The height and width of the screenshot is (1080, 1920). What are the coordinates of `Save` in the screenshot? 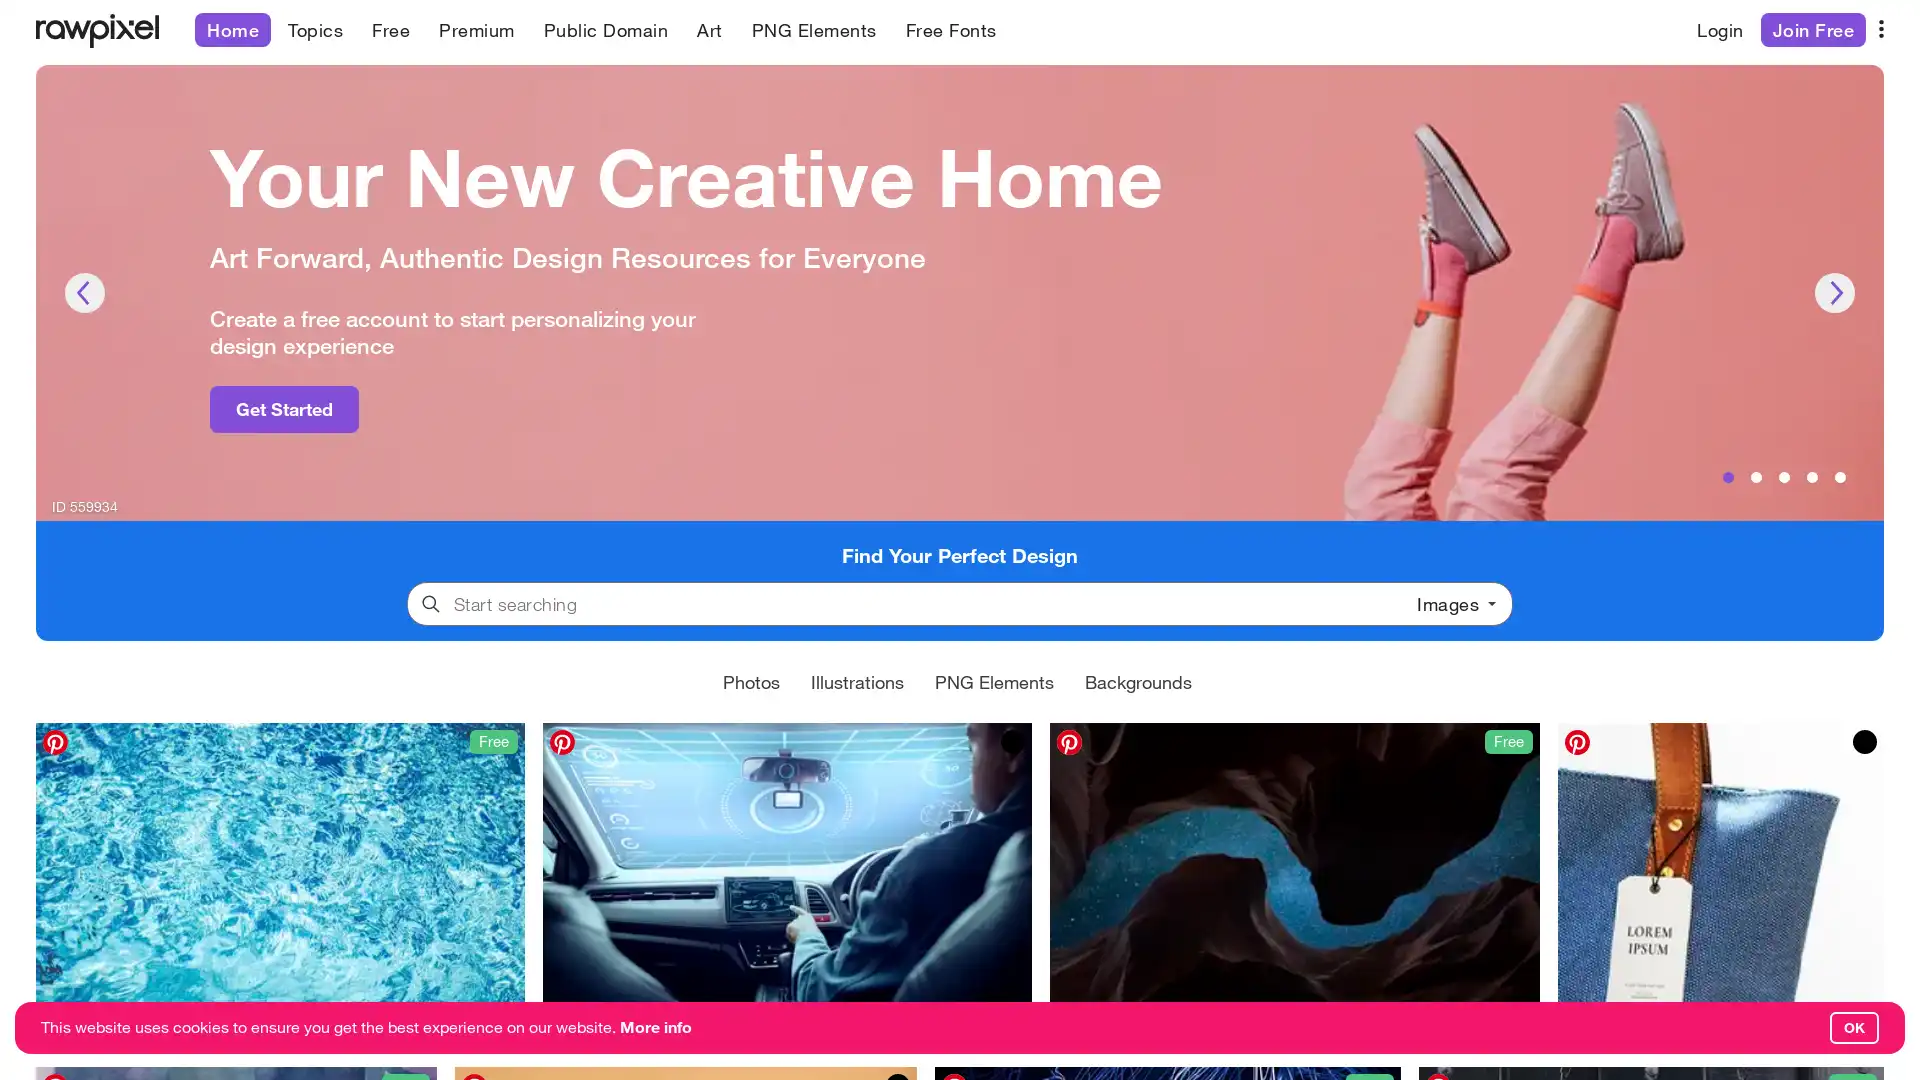 It's located at (575, 1029).